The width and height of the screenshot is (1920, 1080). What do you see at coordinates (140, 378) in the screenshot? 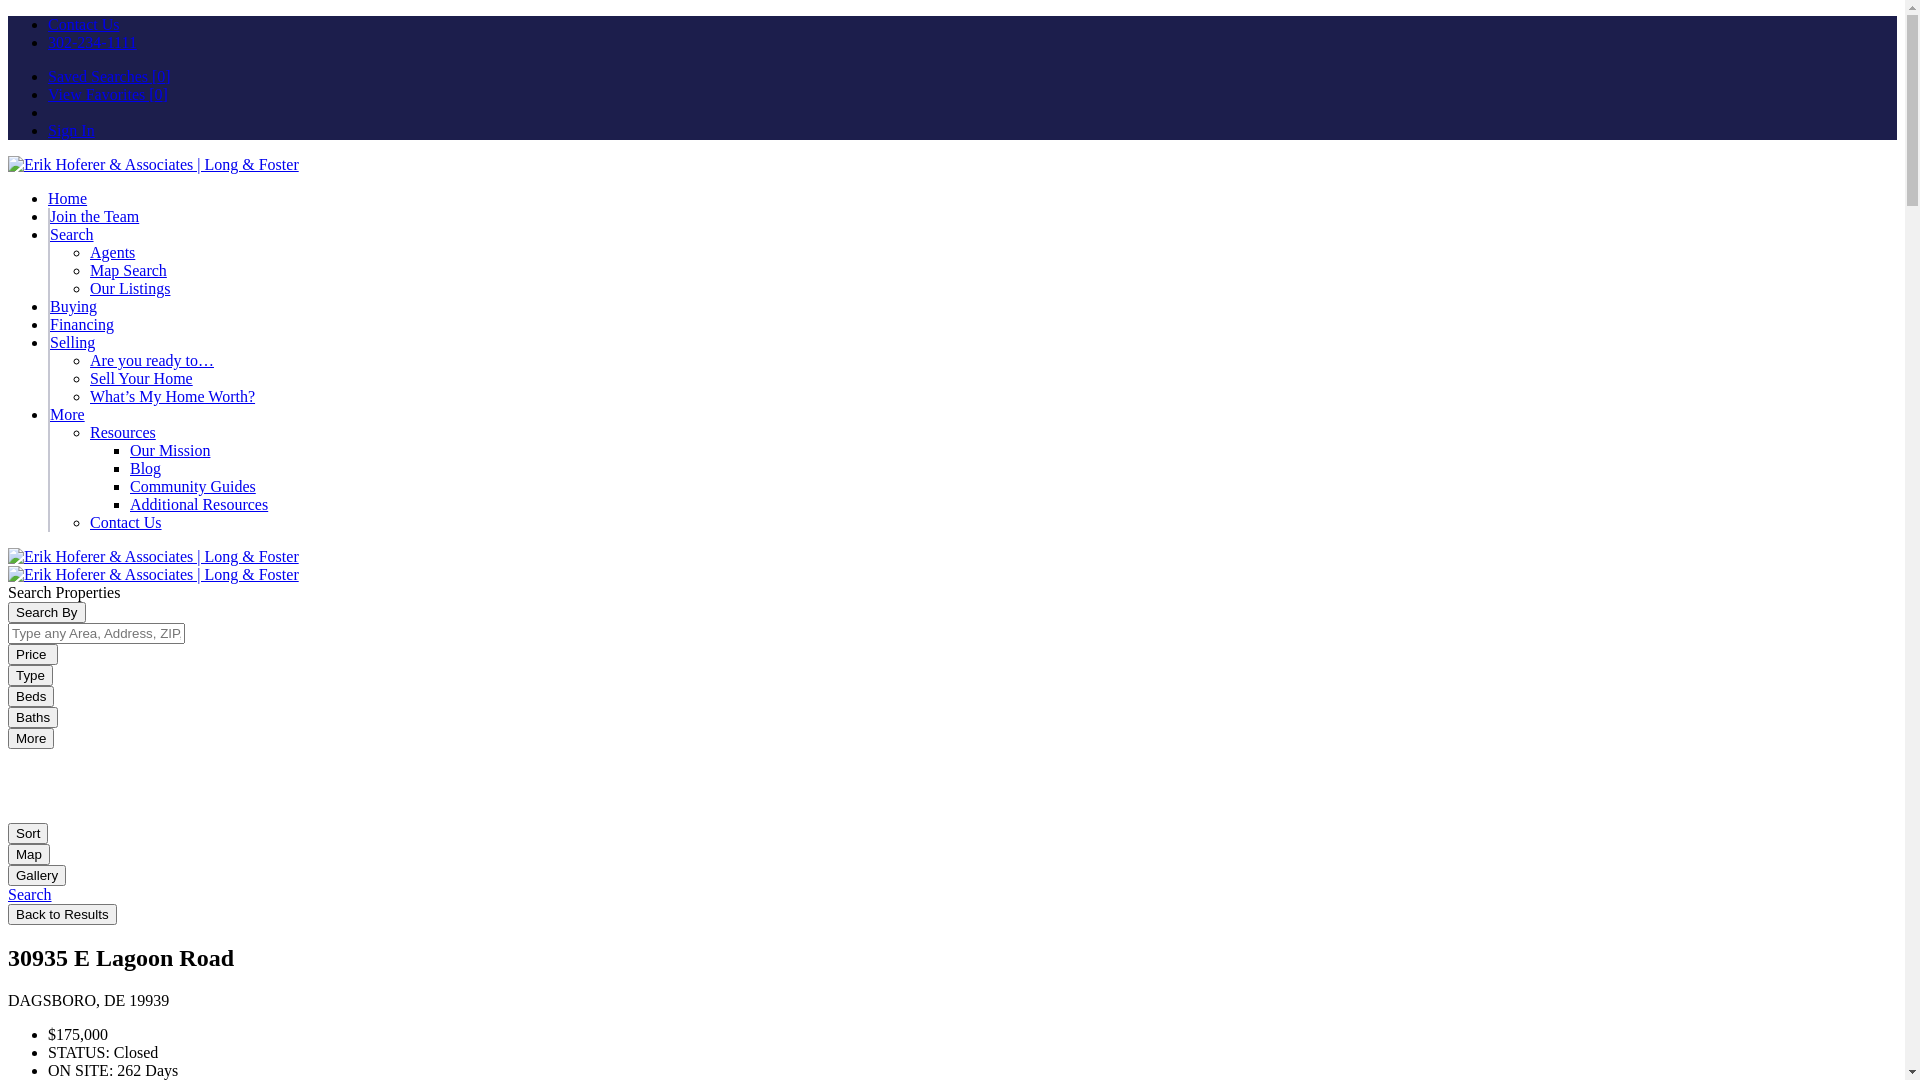
I see `'Sell Your Home'` at bounding box center [140, 378].